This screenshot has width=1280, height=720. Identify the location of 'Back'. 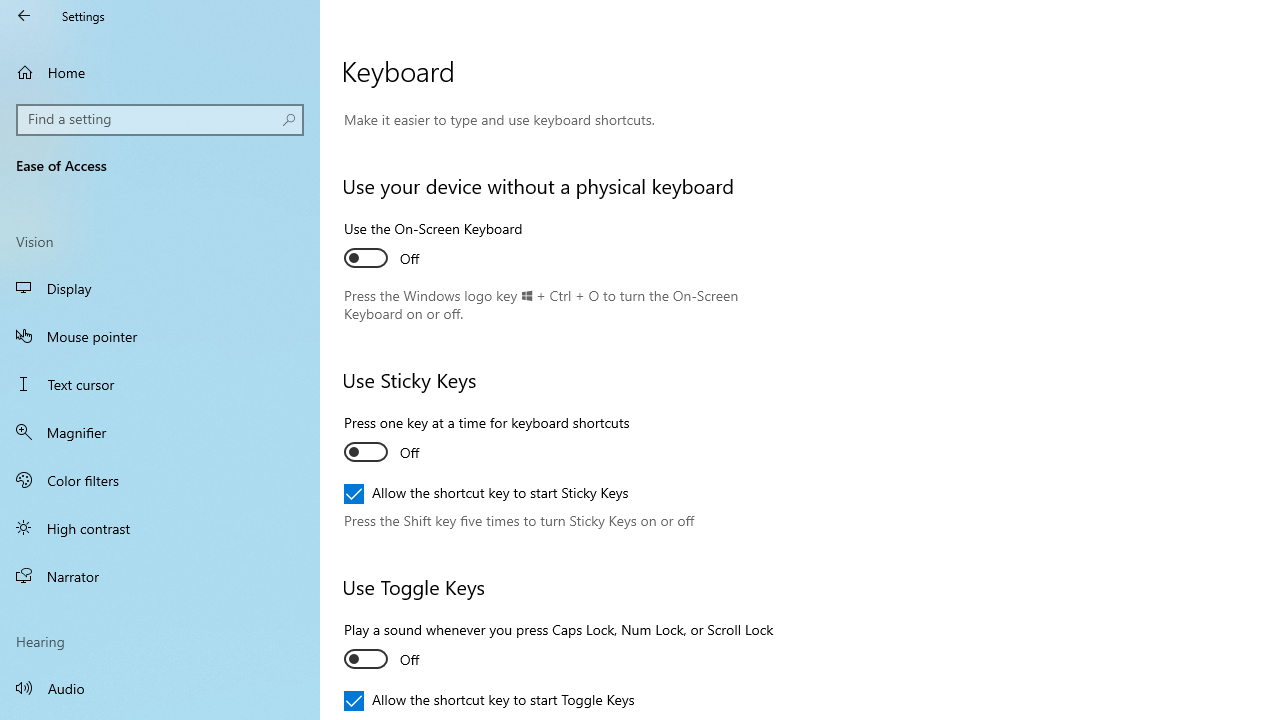
(24, 15).